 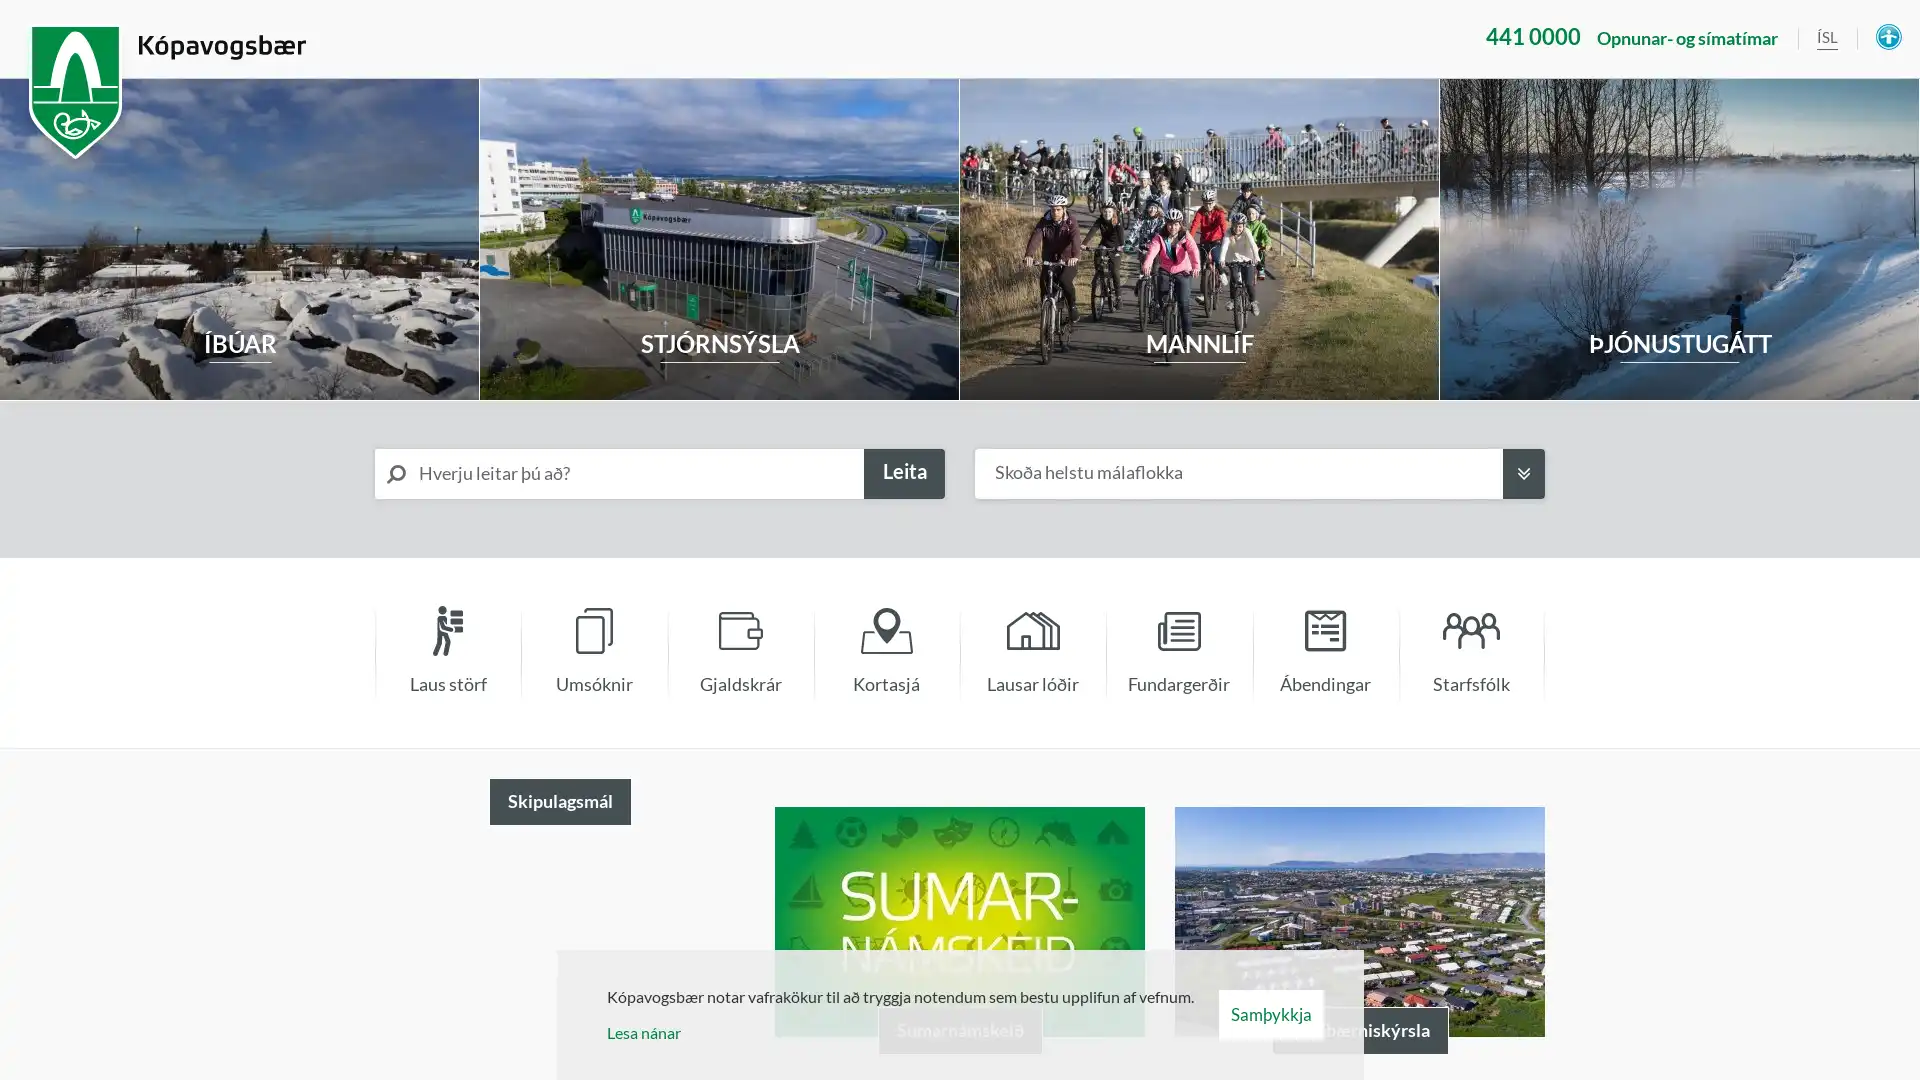 I want to click on Leita, so click(x=903, y=474).